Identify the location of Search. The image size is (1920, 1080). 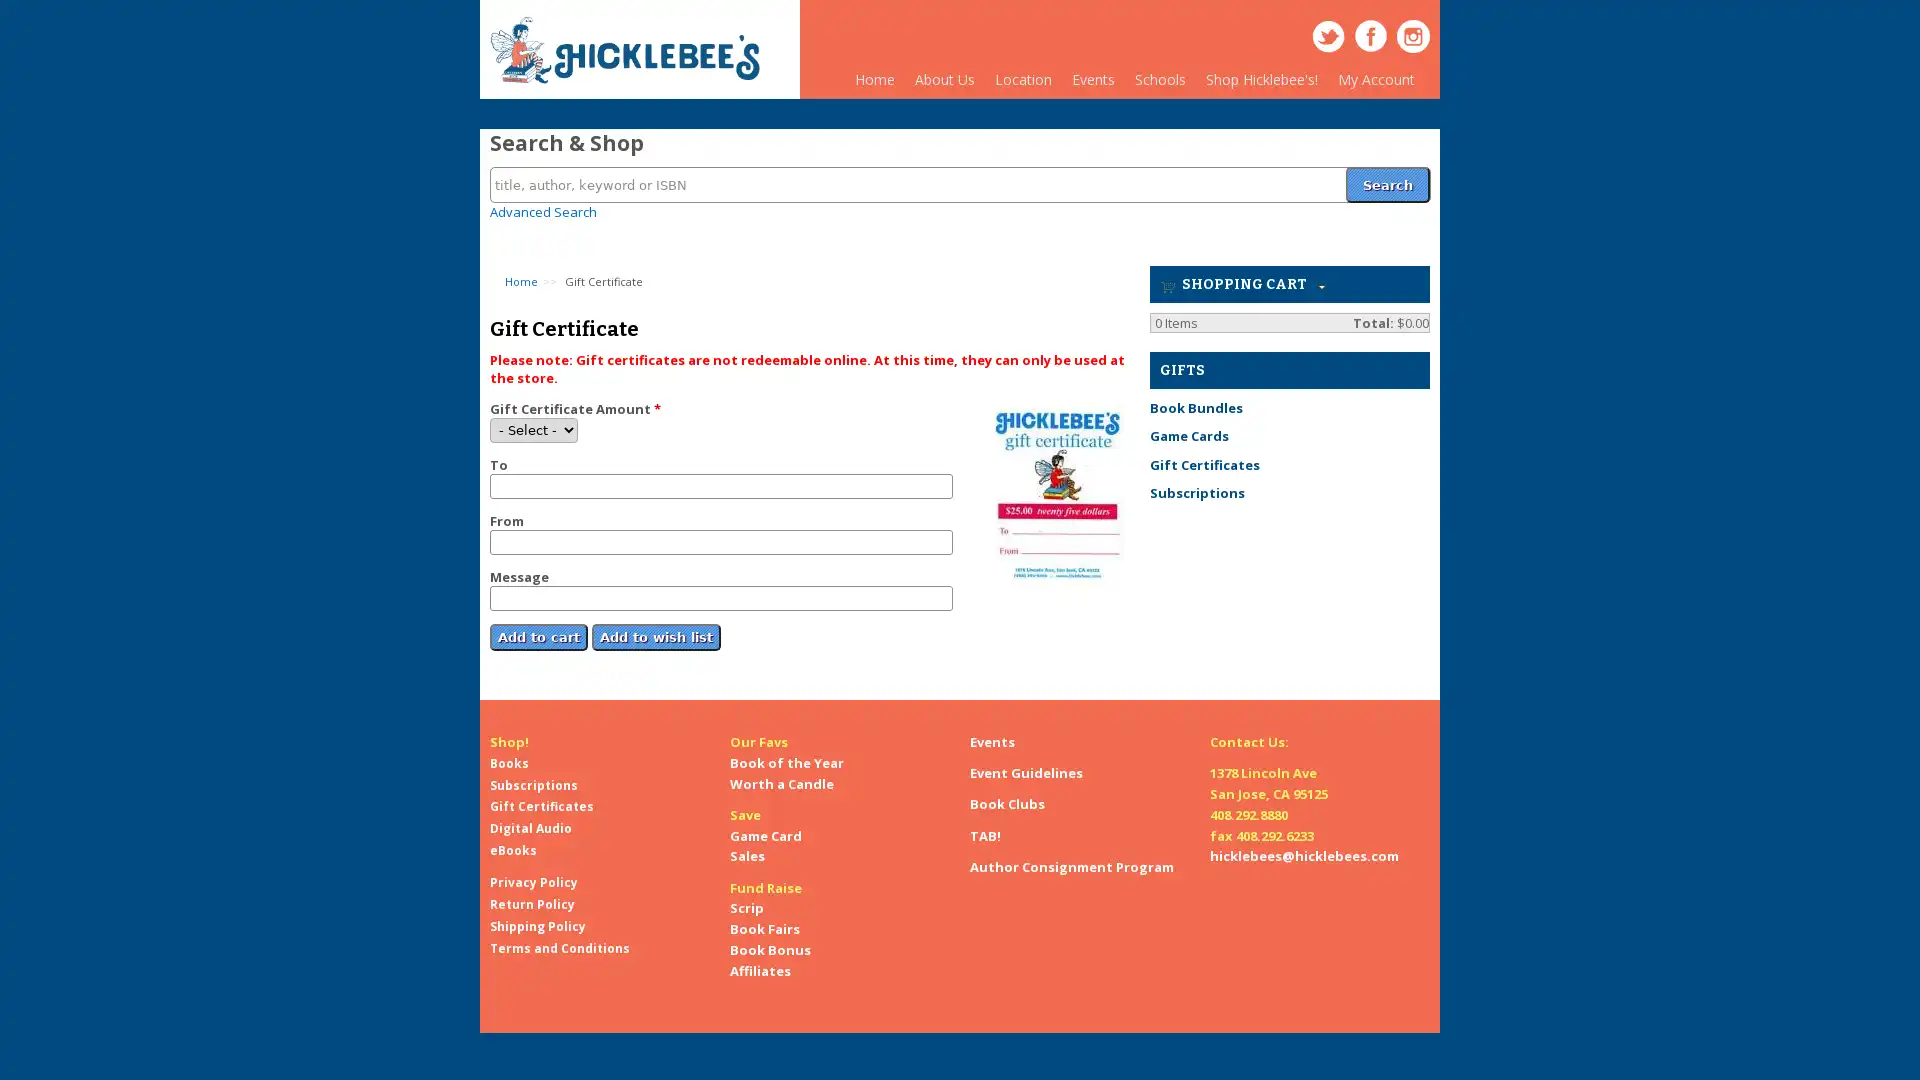
(1386, 172).